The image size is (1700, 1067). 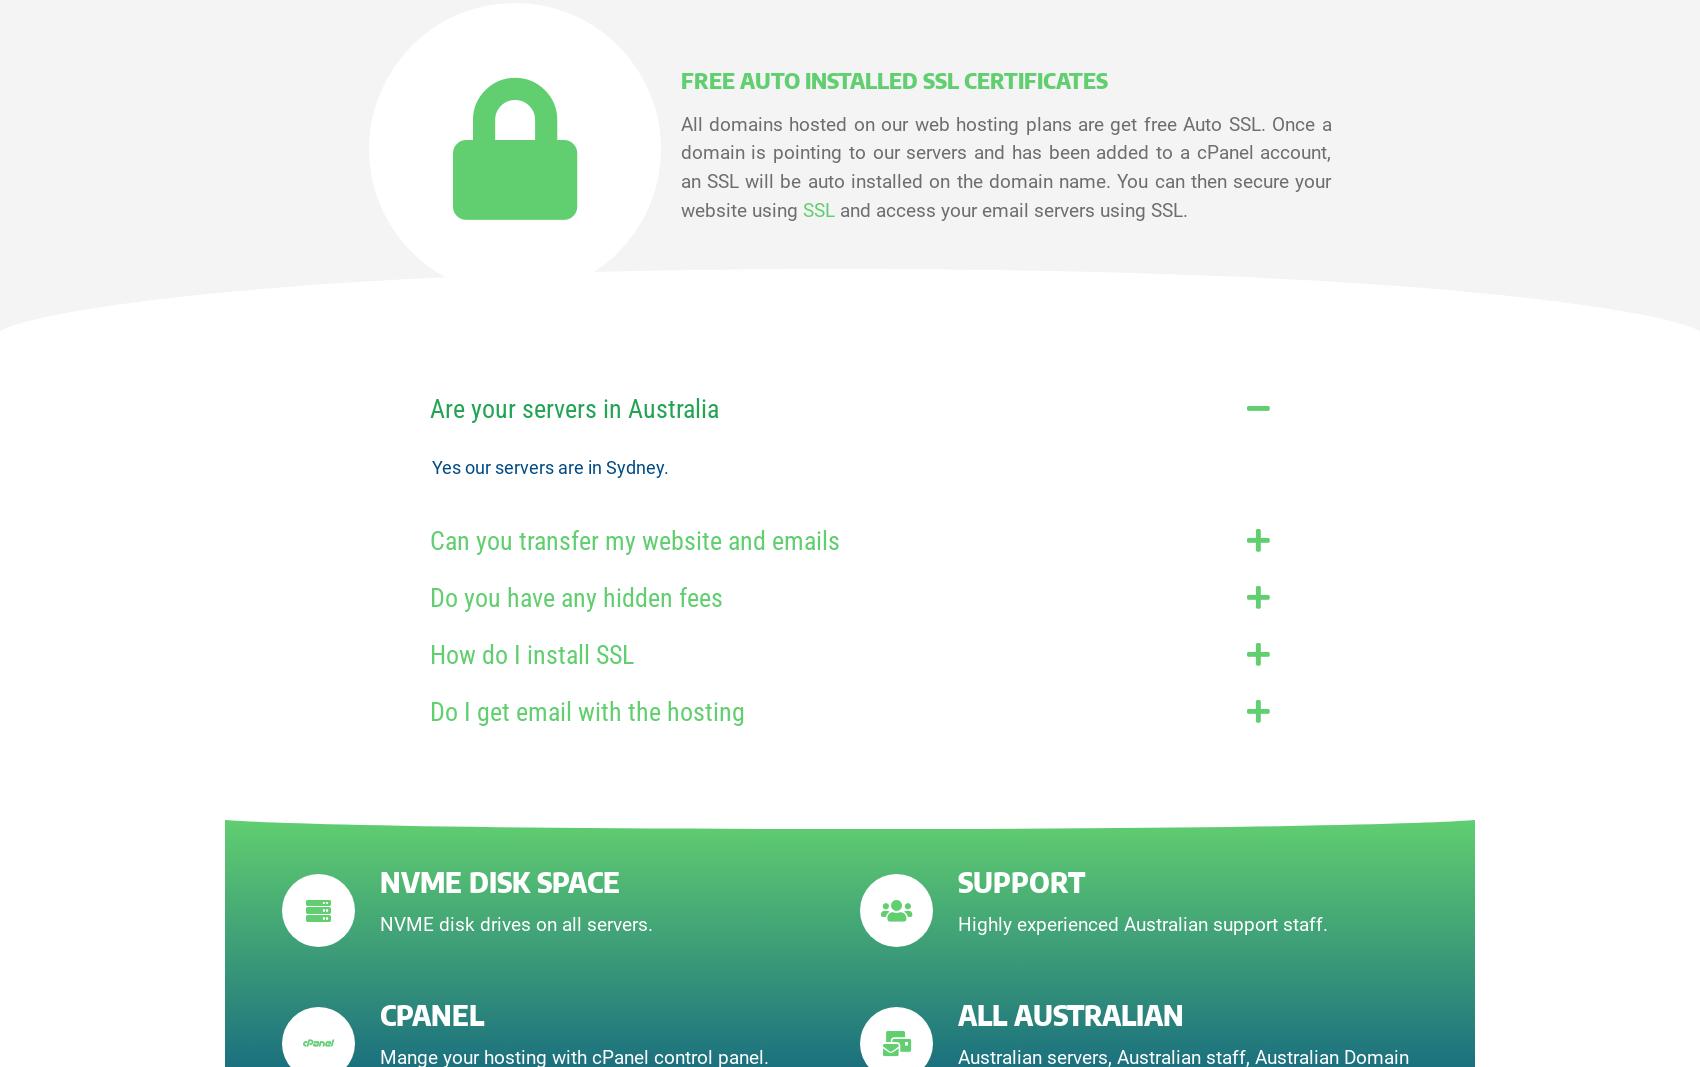 What do you see at coordinates (586, 711) in the screenshot?
I see `'Do I get email with the hosting'` at bounding box center [586, 711].